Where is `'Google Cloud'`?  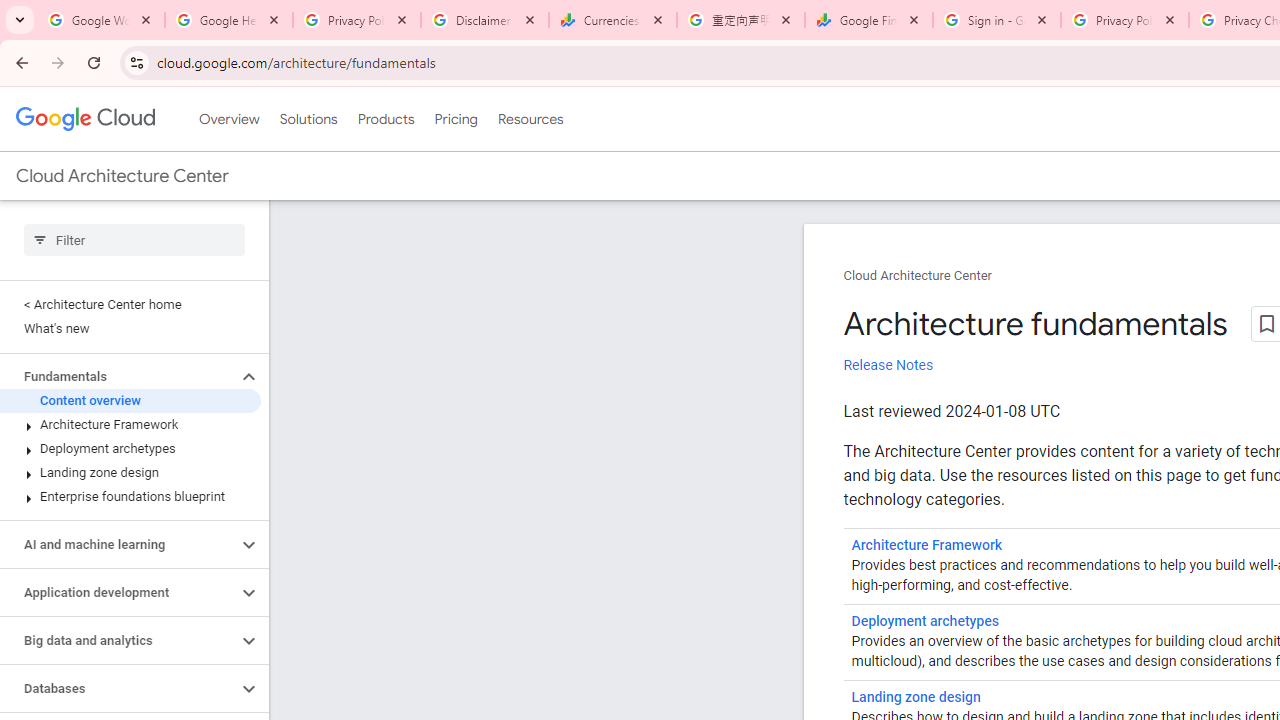 'Google Cloud' is located at coordinates (84, 119).